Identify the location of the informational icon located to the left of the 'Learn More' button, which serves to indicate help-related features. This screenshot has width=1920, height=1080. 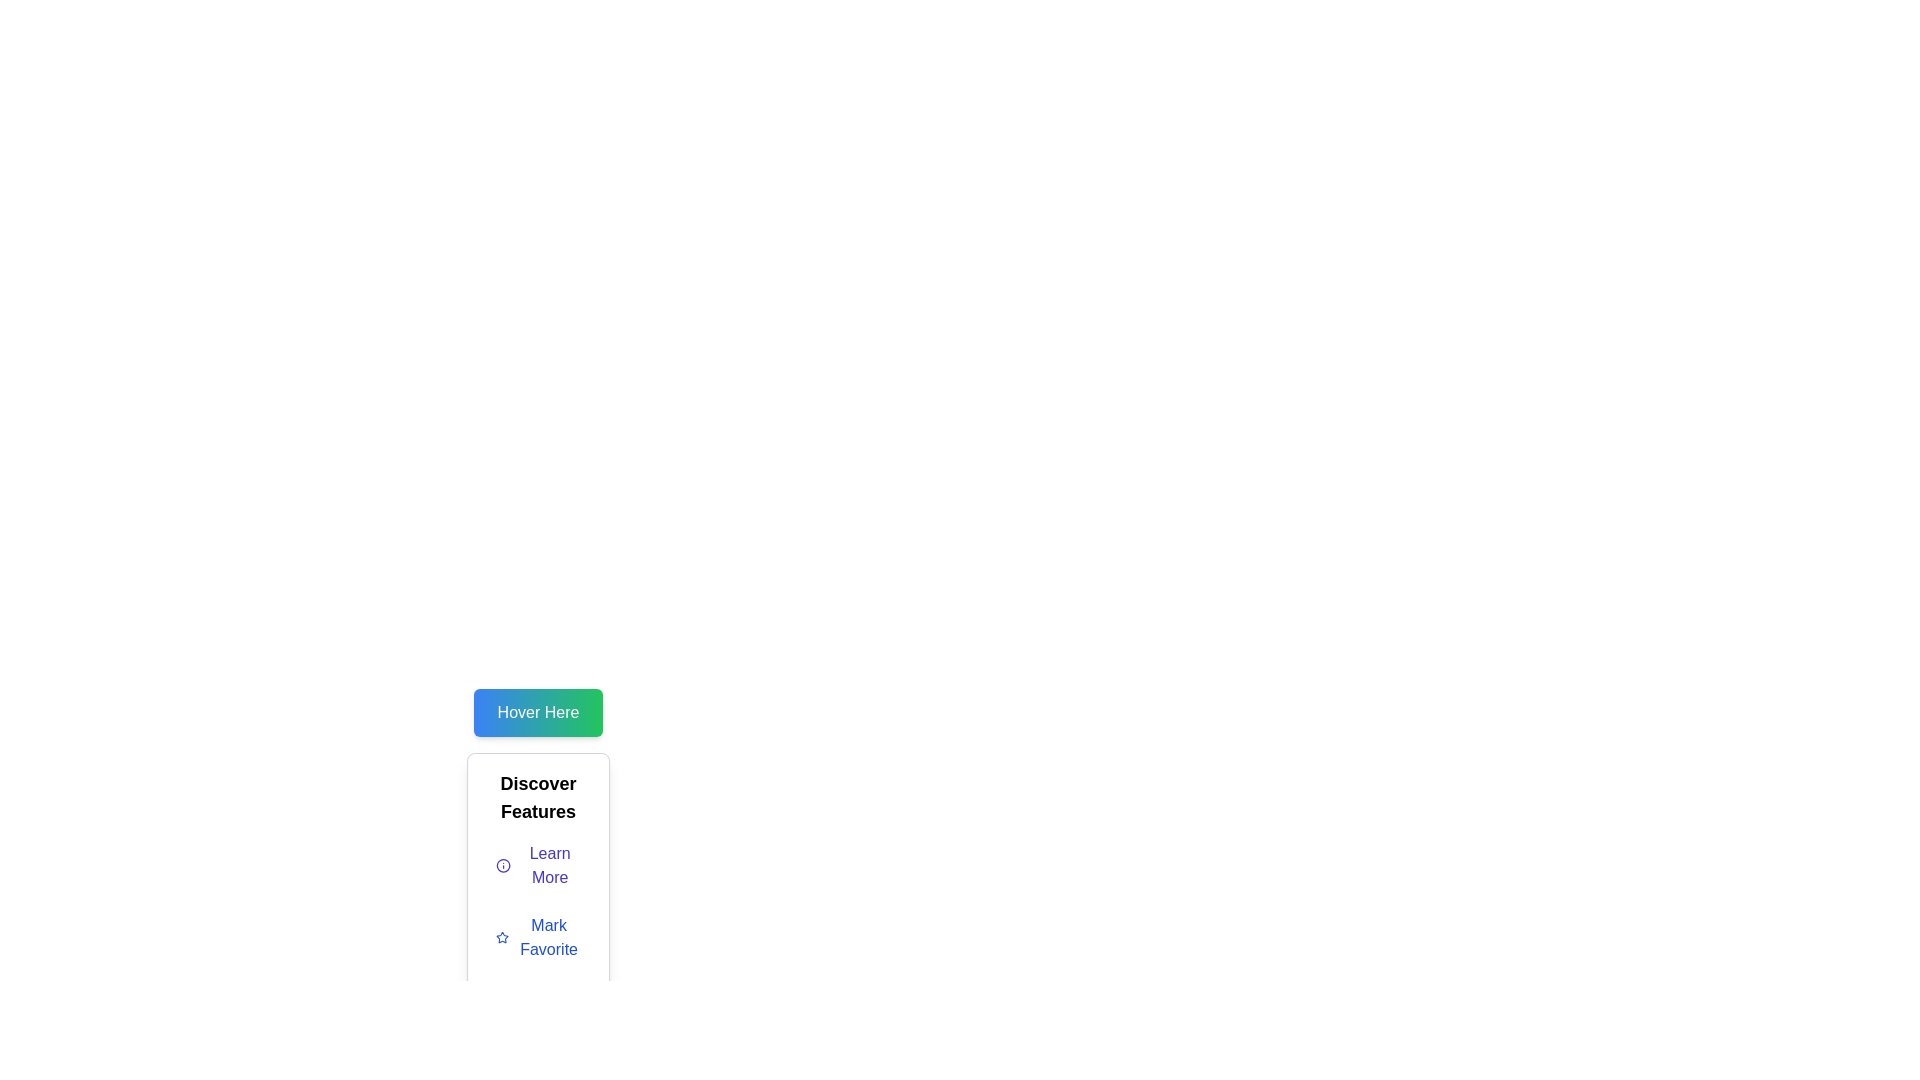
(503, 865).